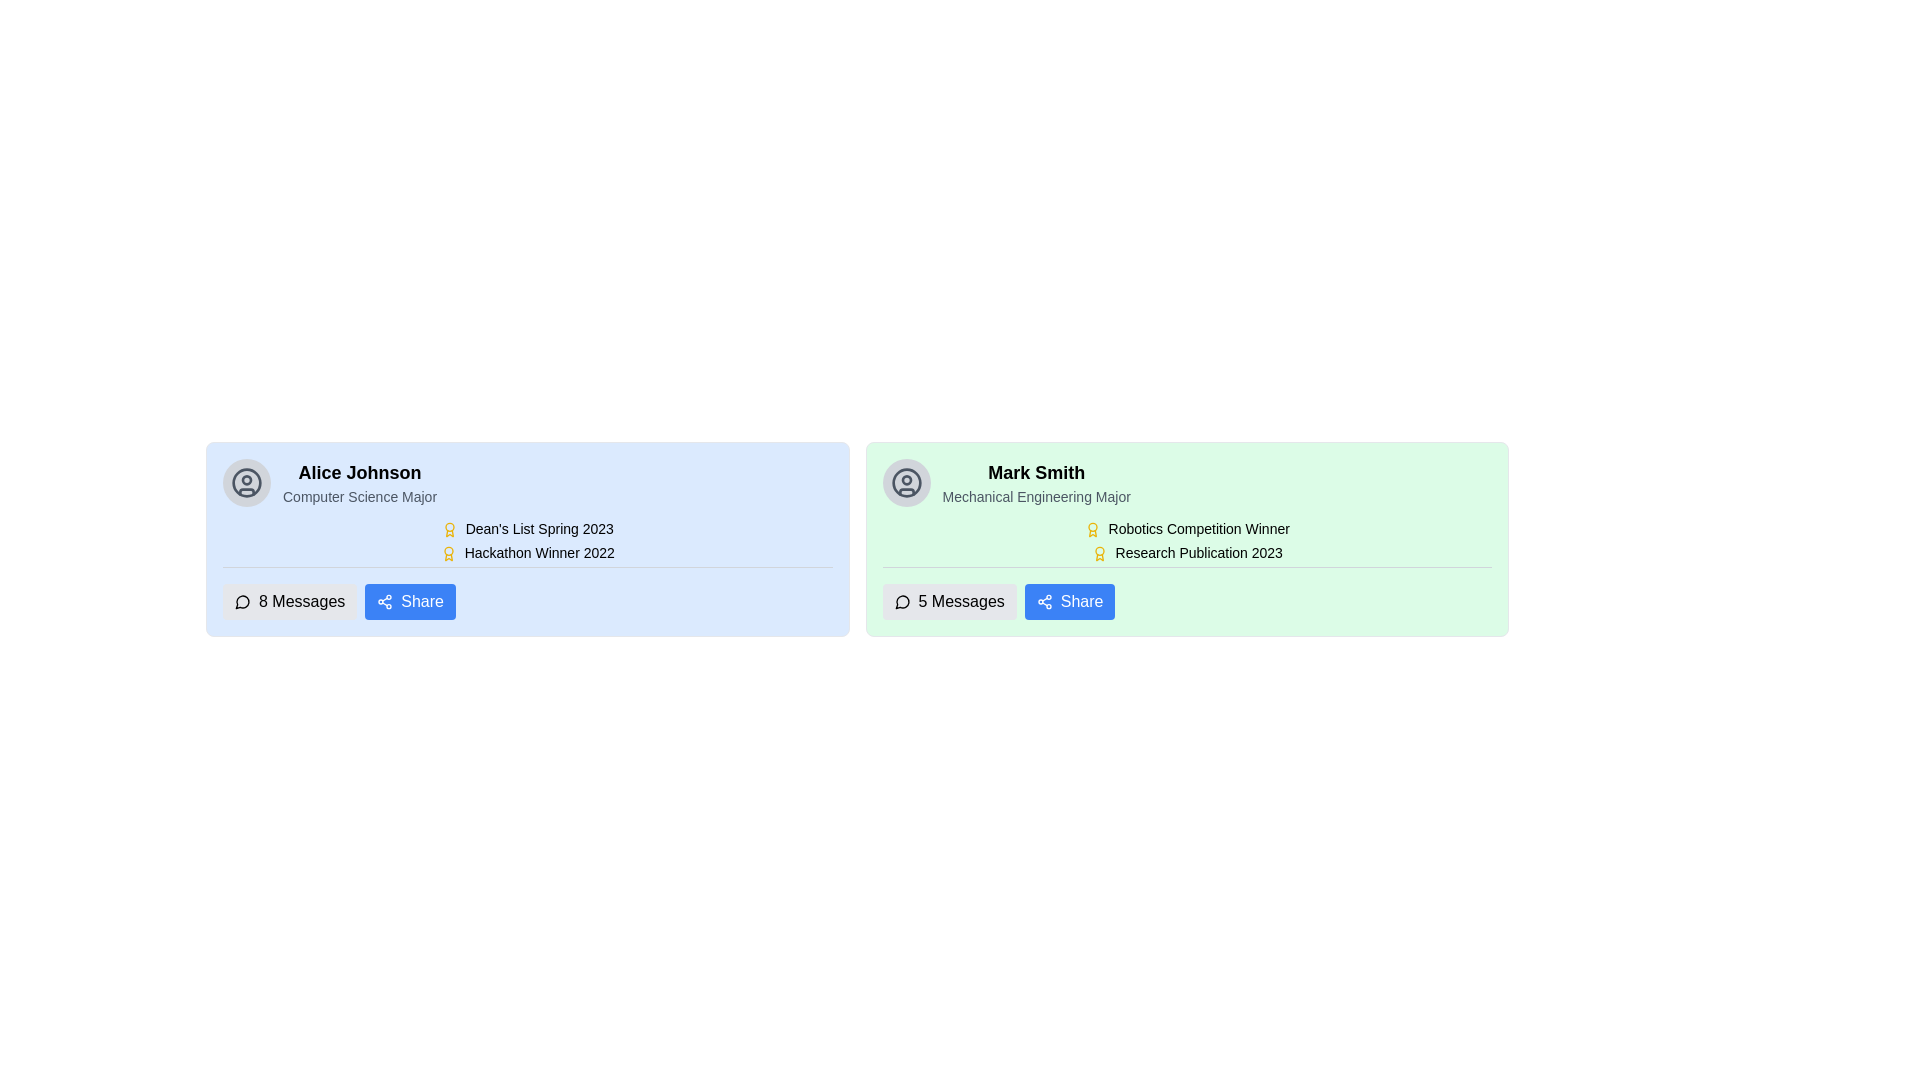  I want to click on the circular user avatar icon located at the center of the left card in the interface, so click(245, 482).